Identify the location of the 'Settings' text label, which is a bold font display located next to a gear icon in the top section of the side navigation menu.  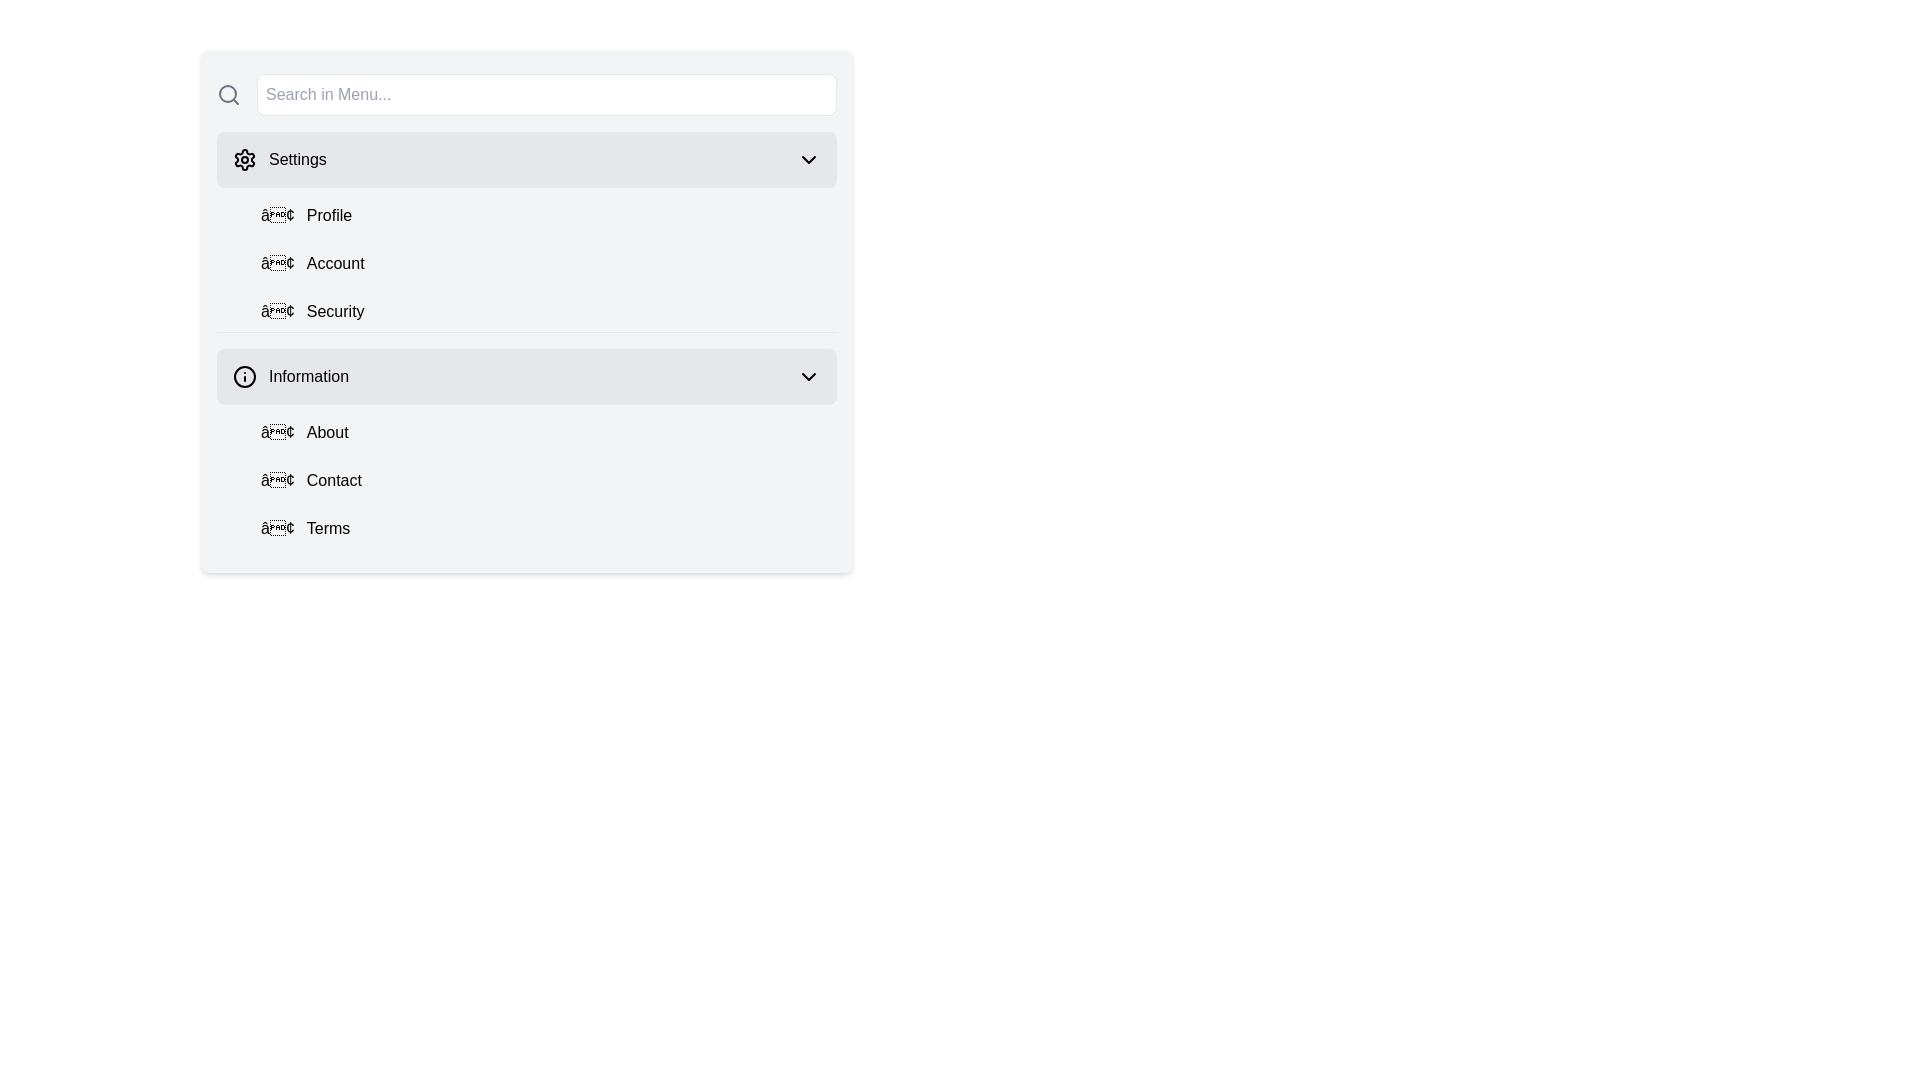
(296, 158).